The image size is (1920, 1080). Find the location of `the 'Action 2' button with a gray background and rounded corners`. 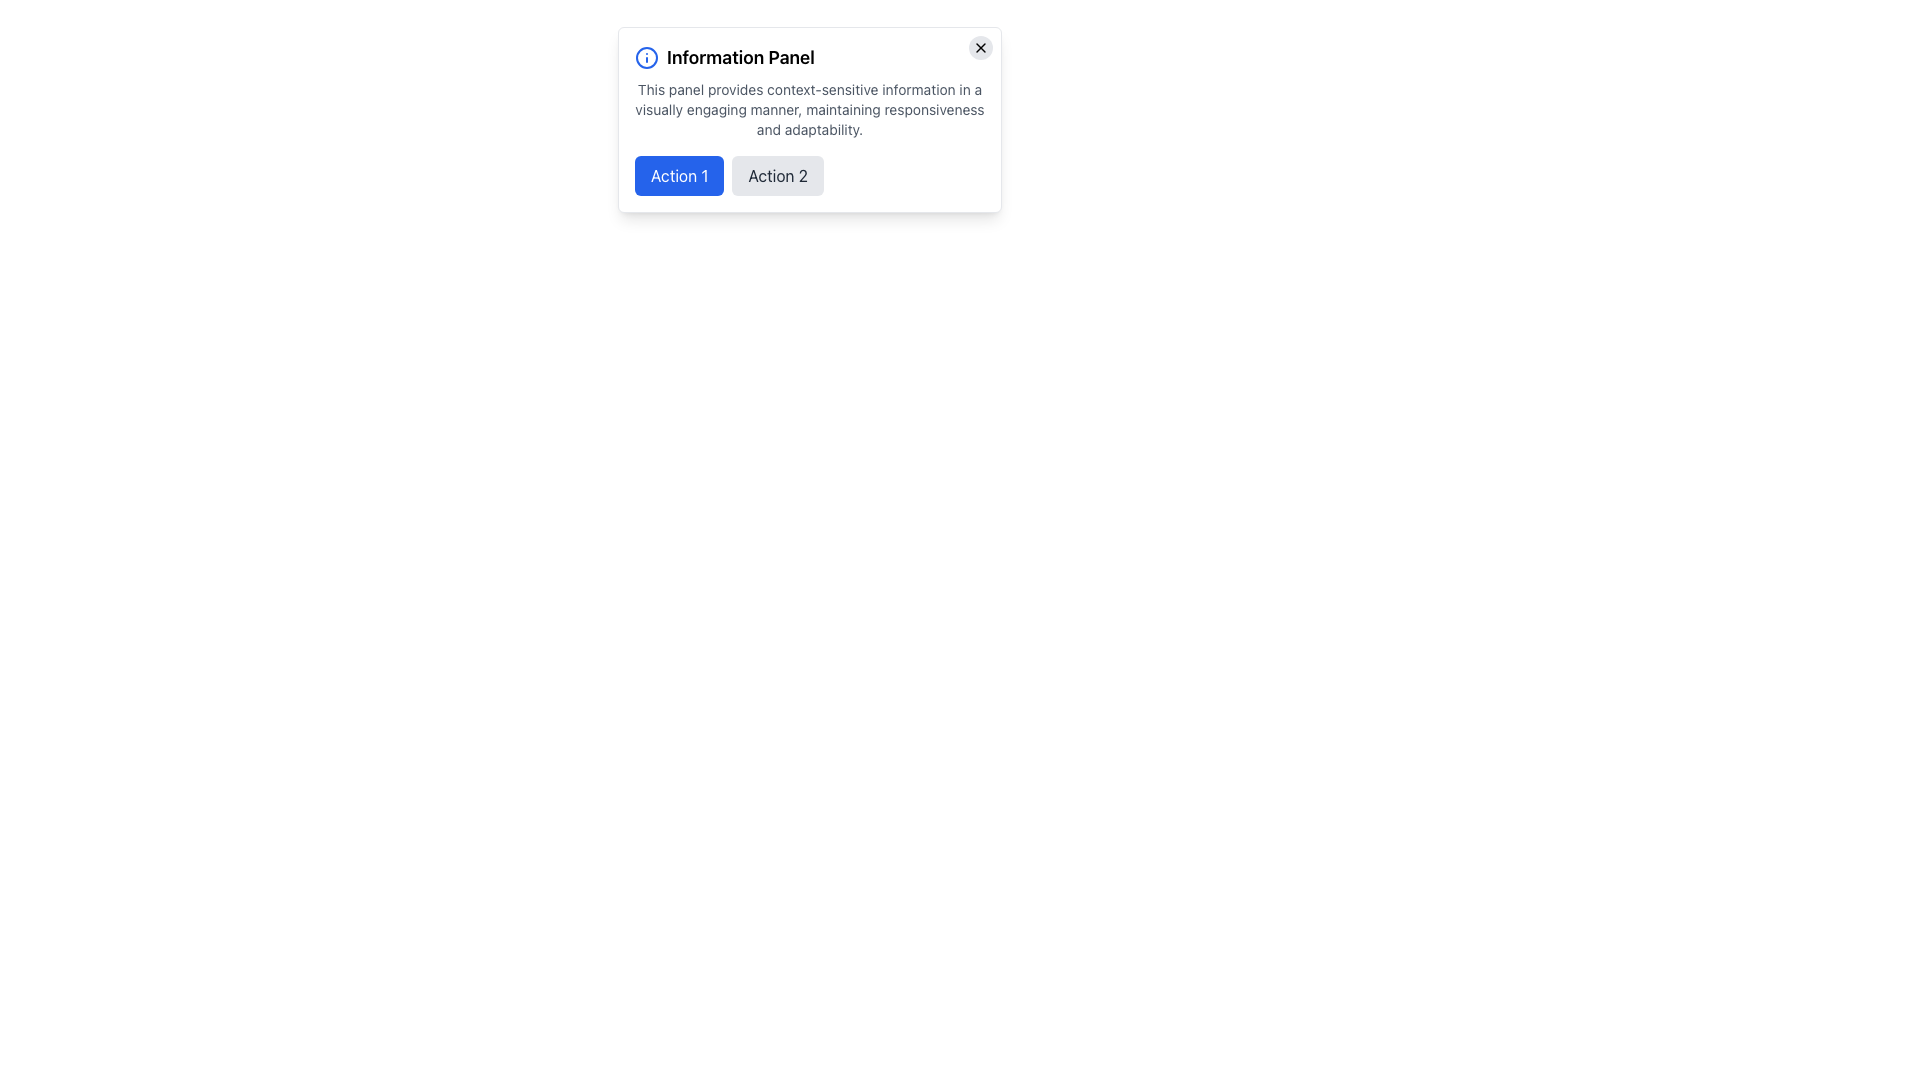

the 'Action 2' button with a gray background and rounded corners is located at coordinates (777, 175).